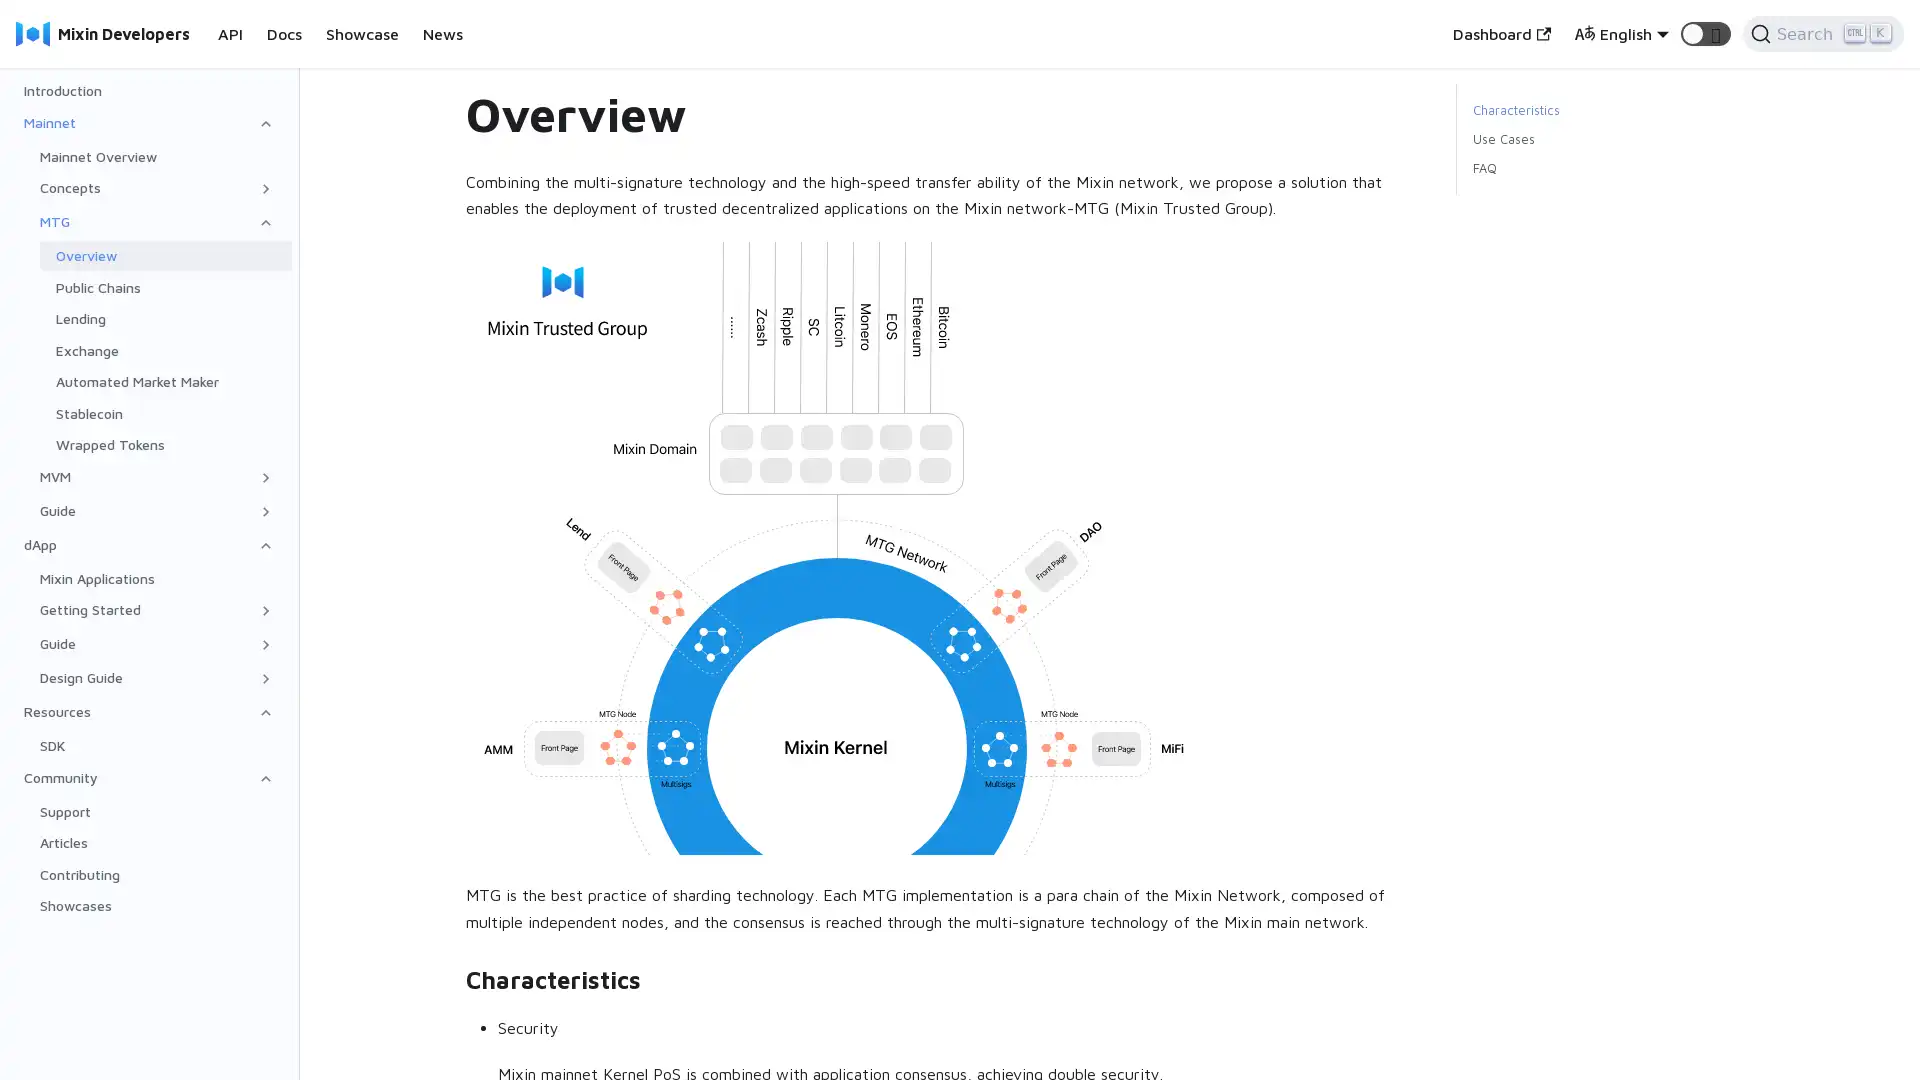  Describe the element at coordinates (1823, 34) in the screenshot. I see `Search` at that location.